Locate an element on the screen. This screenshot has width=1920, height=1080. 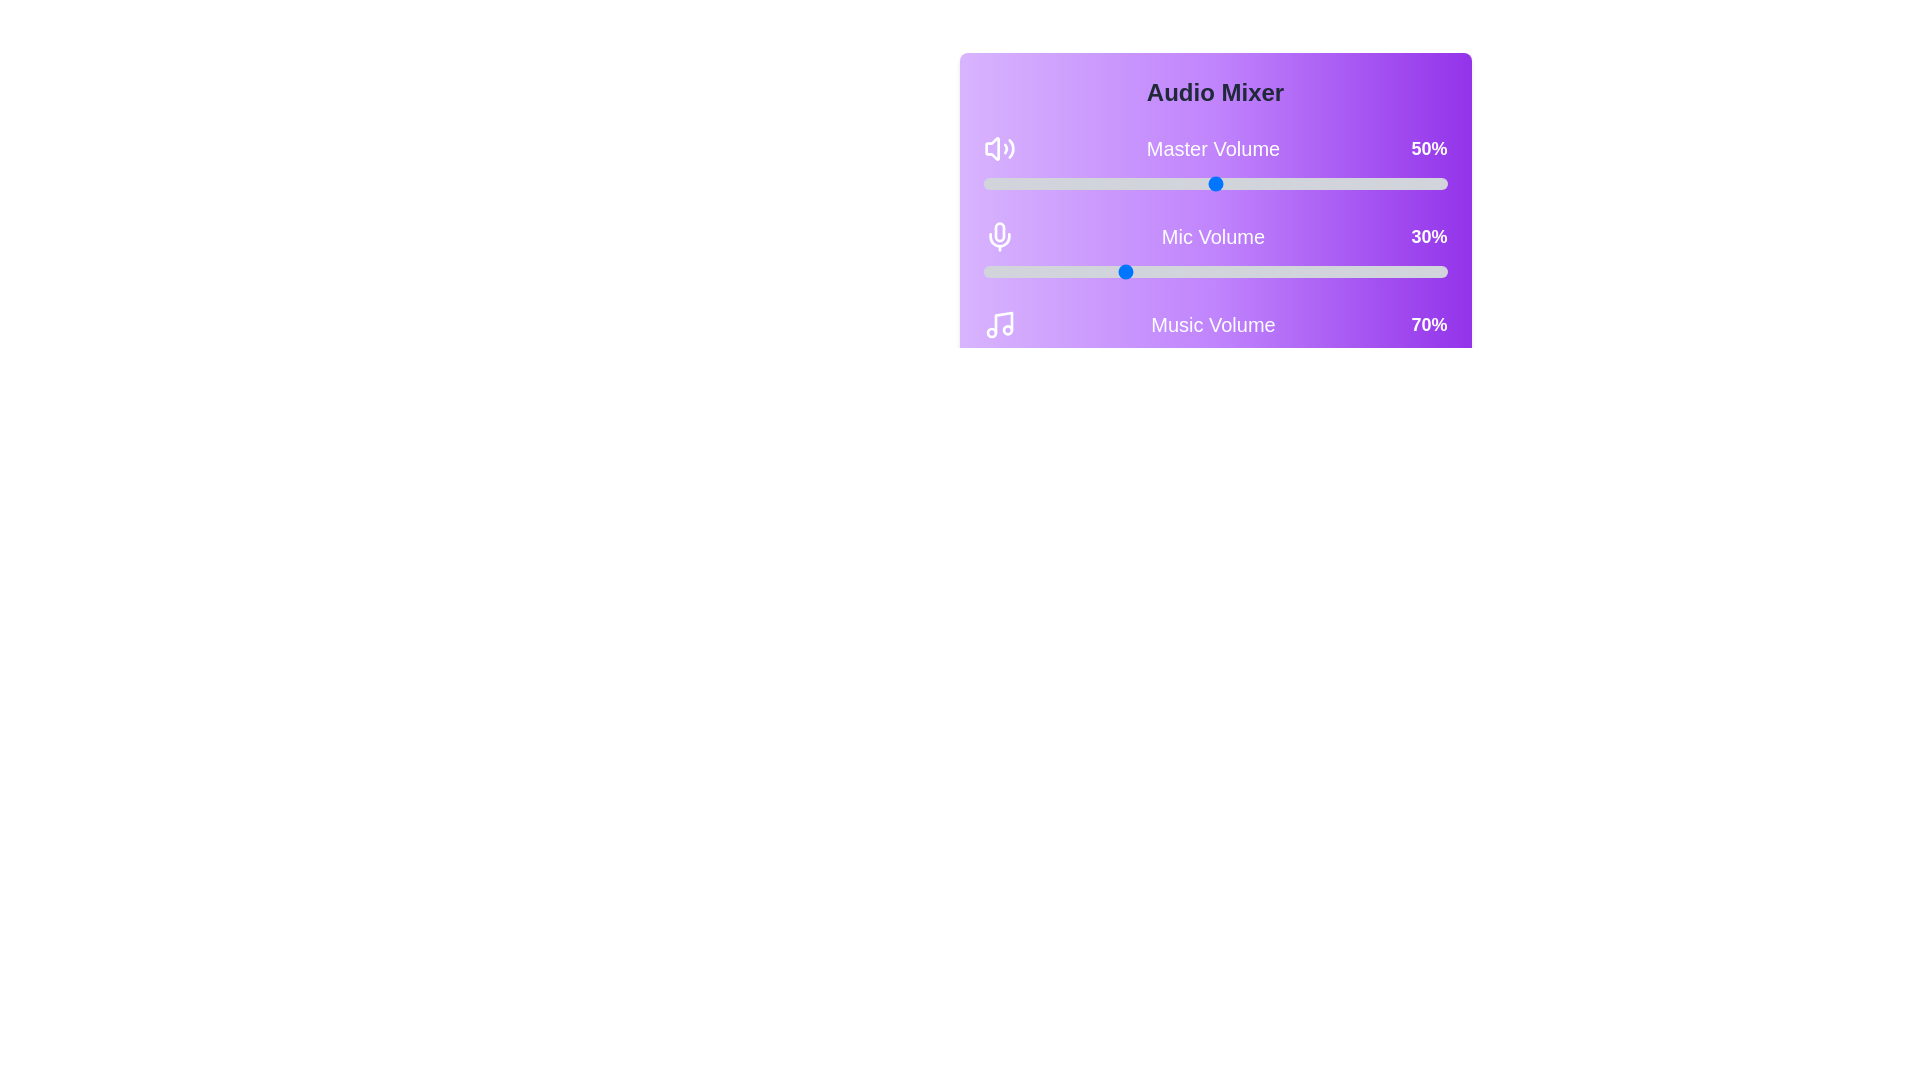
the microphone volume level is located at coordinates (1132, 272).